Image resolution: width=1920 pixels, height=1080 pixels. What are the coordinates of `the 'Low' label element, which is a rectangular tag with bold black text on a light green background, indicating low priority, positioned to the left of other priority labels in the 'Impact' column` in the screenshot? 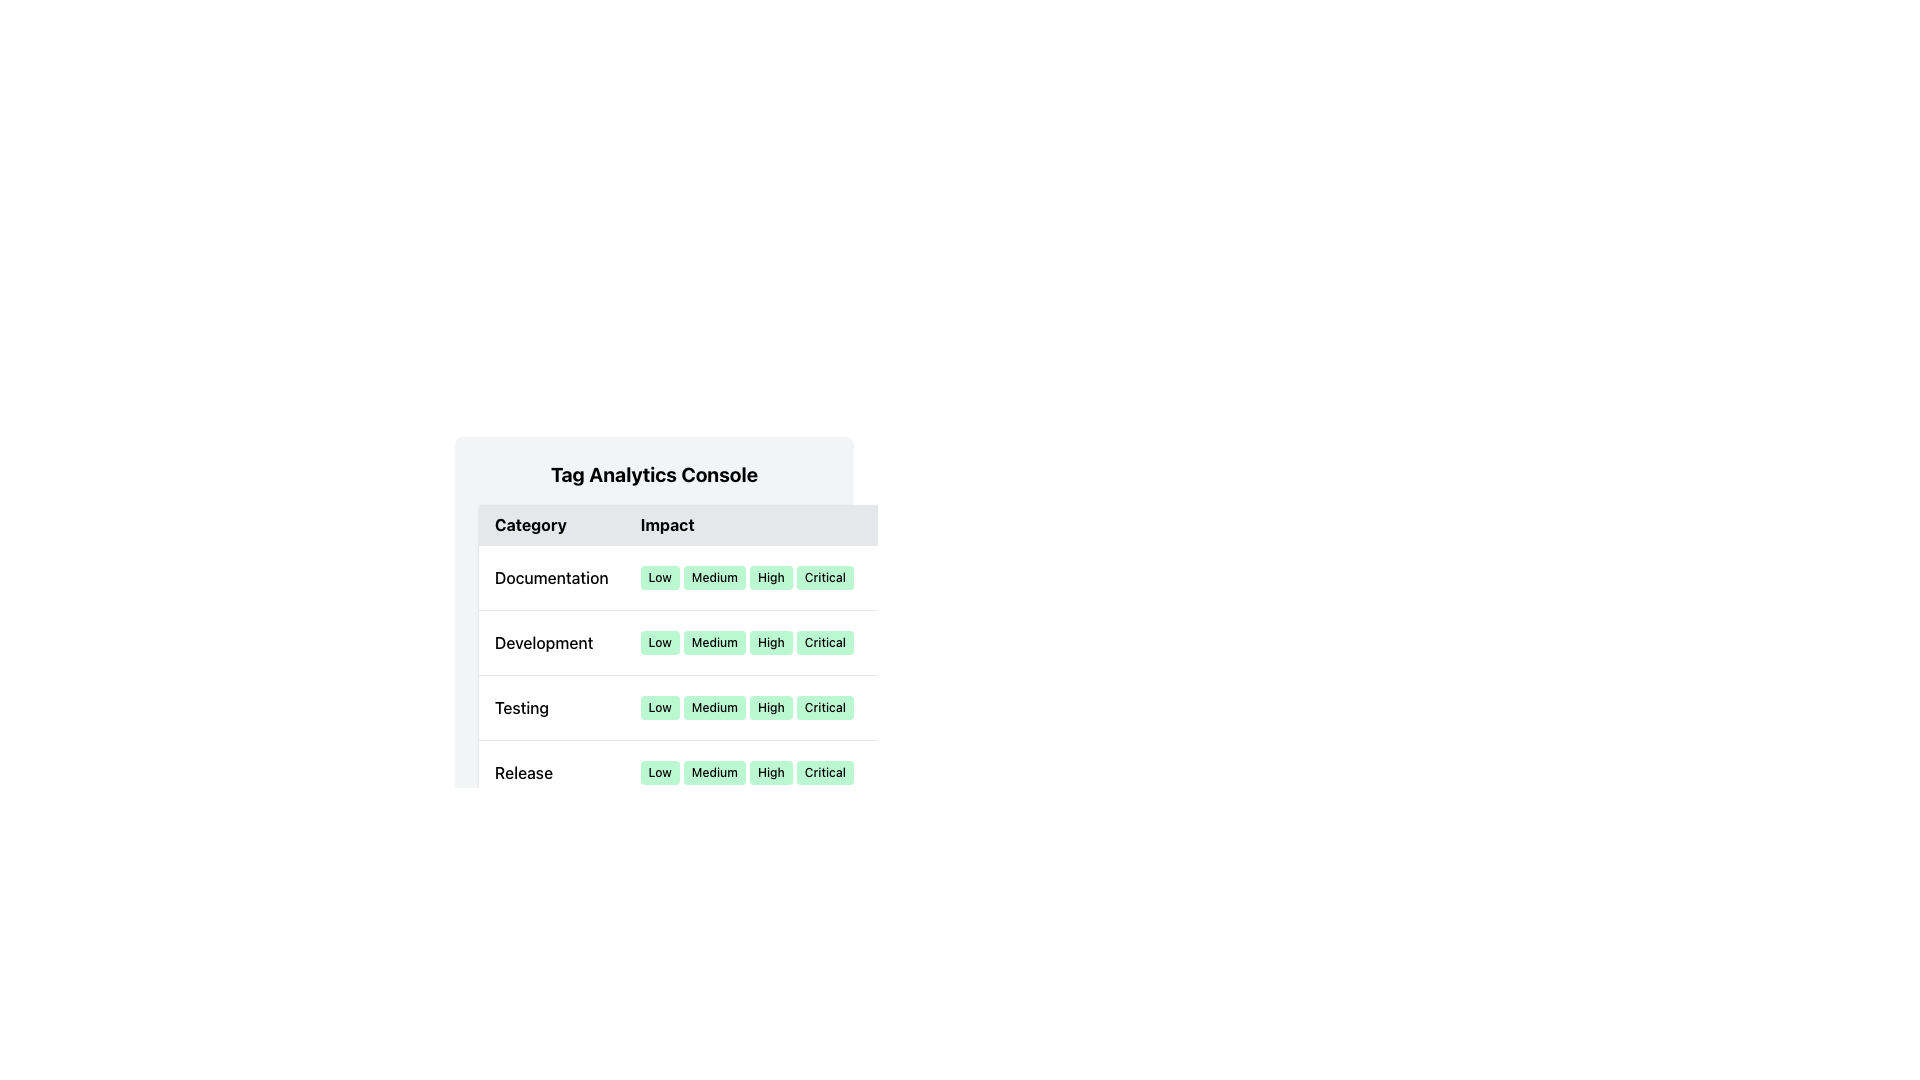 It's located at (660, 771).